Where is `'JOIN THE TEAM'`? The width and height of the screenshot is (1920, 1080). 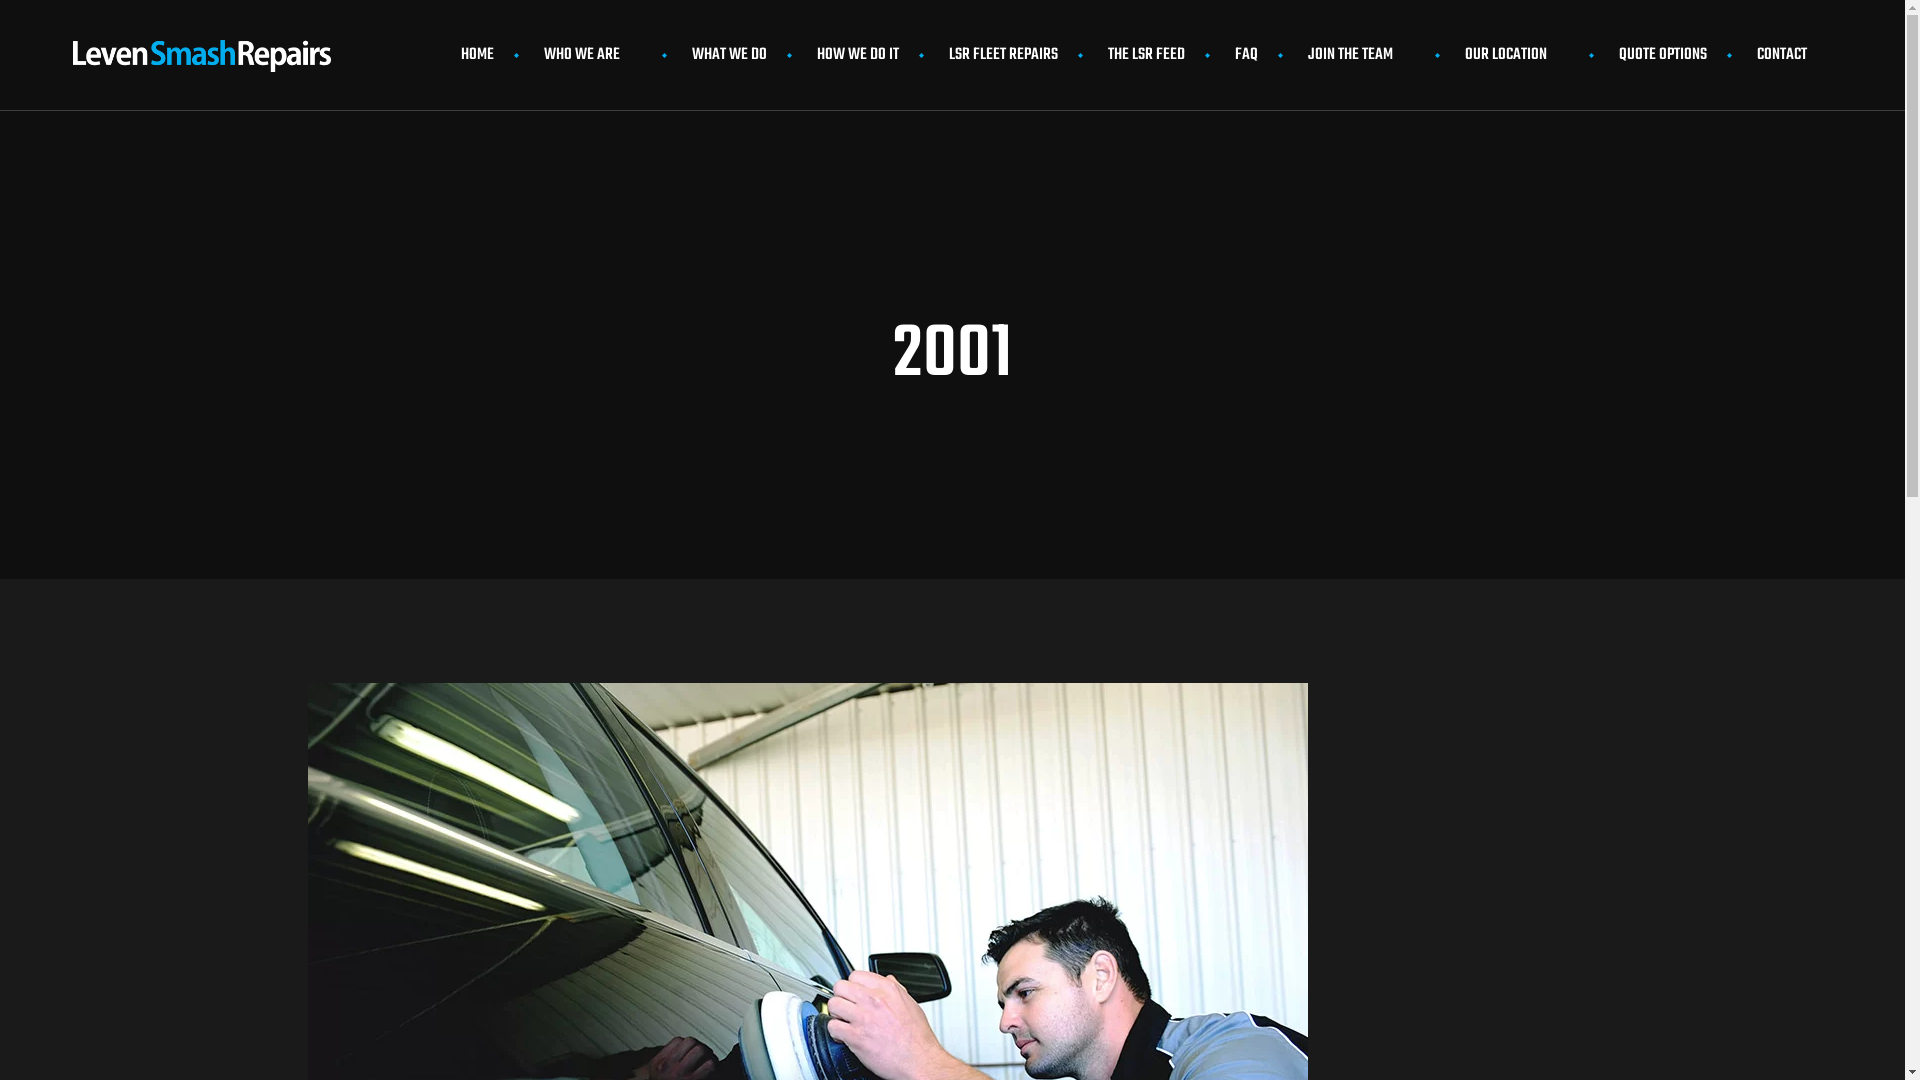
'JOIN THE TEAM' is located at coordinates (1360, 53).